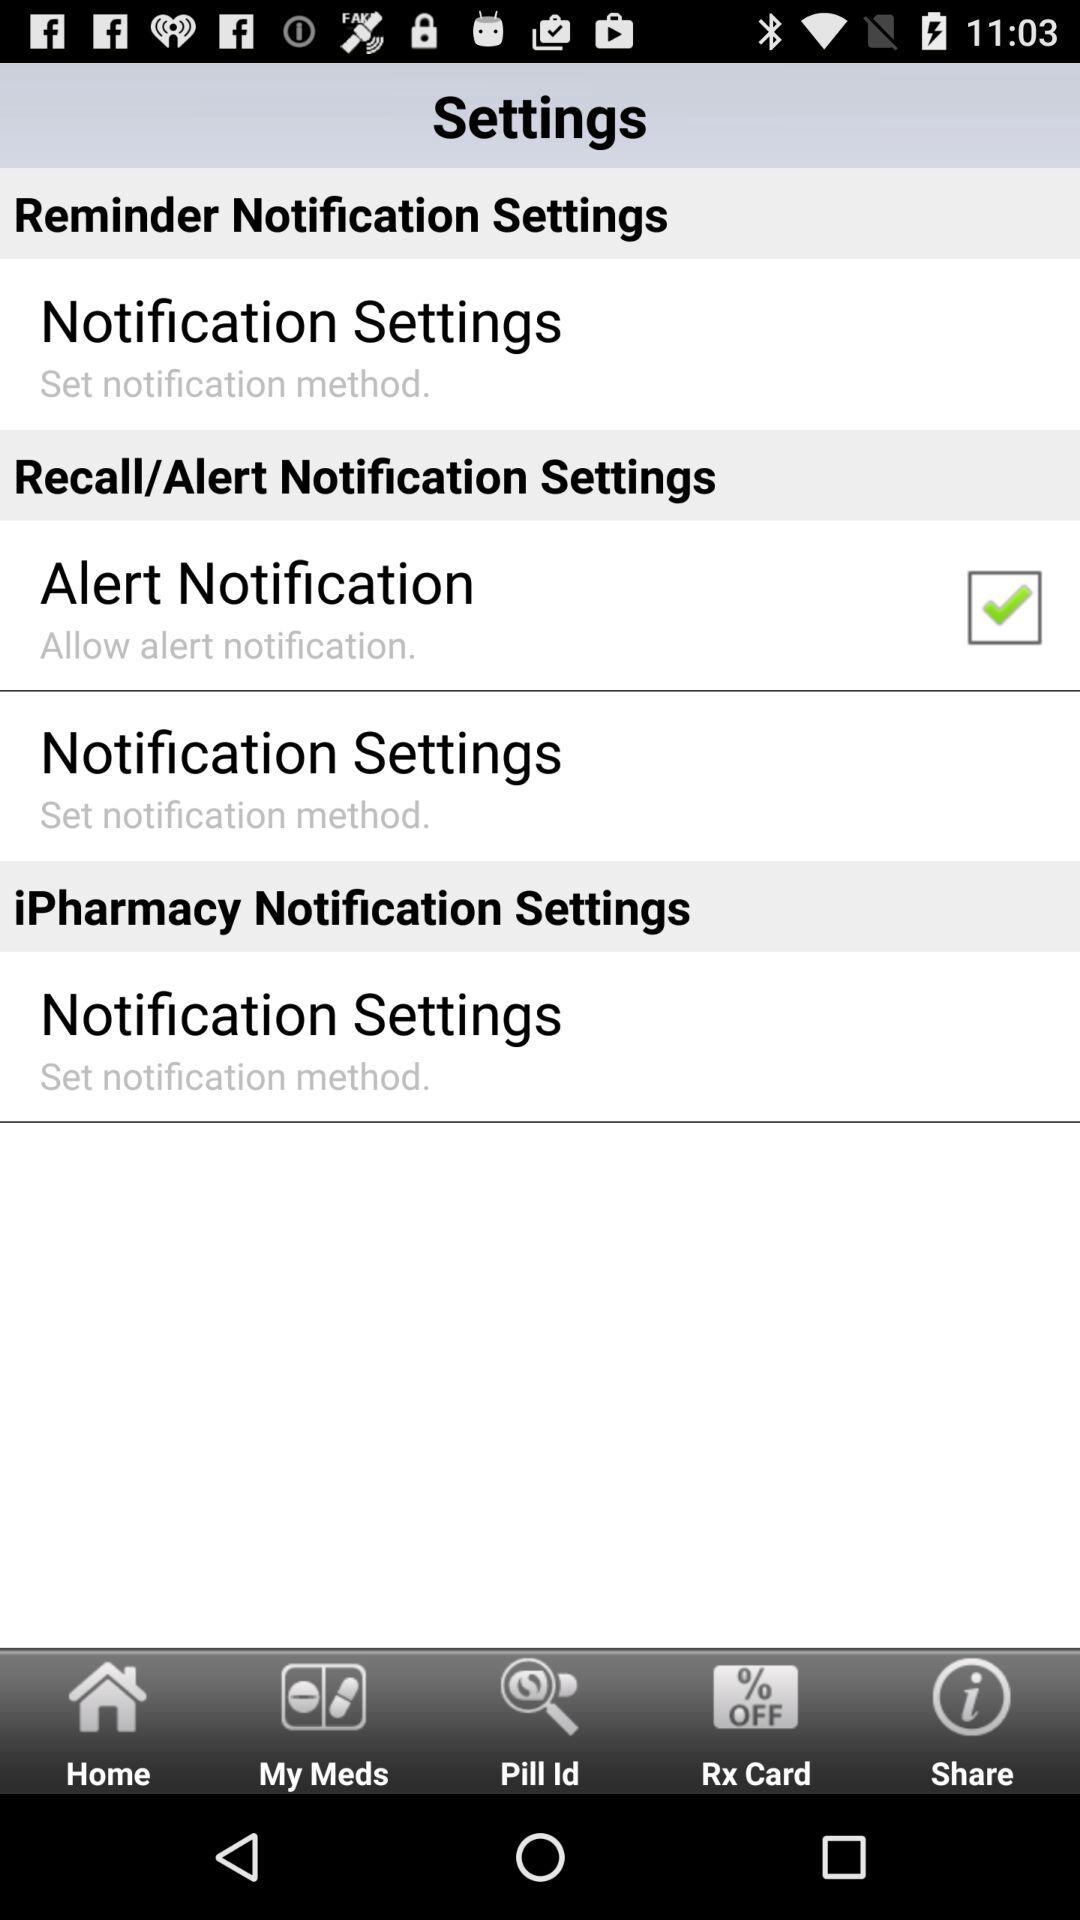 This screenshot has height=1920, width=1080. Describe the element at coordinates (108, 1719) in the screenshot. I see `home` at that location.